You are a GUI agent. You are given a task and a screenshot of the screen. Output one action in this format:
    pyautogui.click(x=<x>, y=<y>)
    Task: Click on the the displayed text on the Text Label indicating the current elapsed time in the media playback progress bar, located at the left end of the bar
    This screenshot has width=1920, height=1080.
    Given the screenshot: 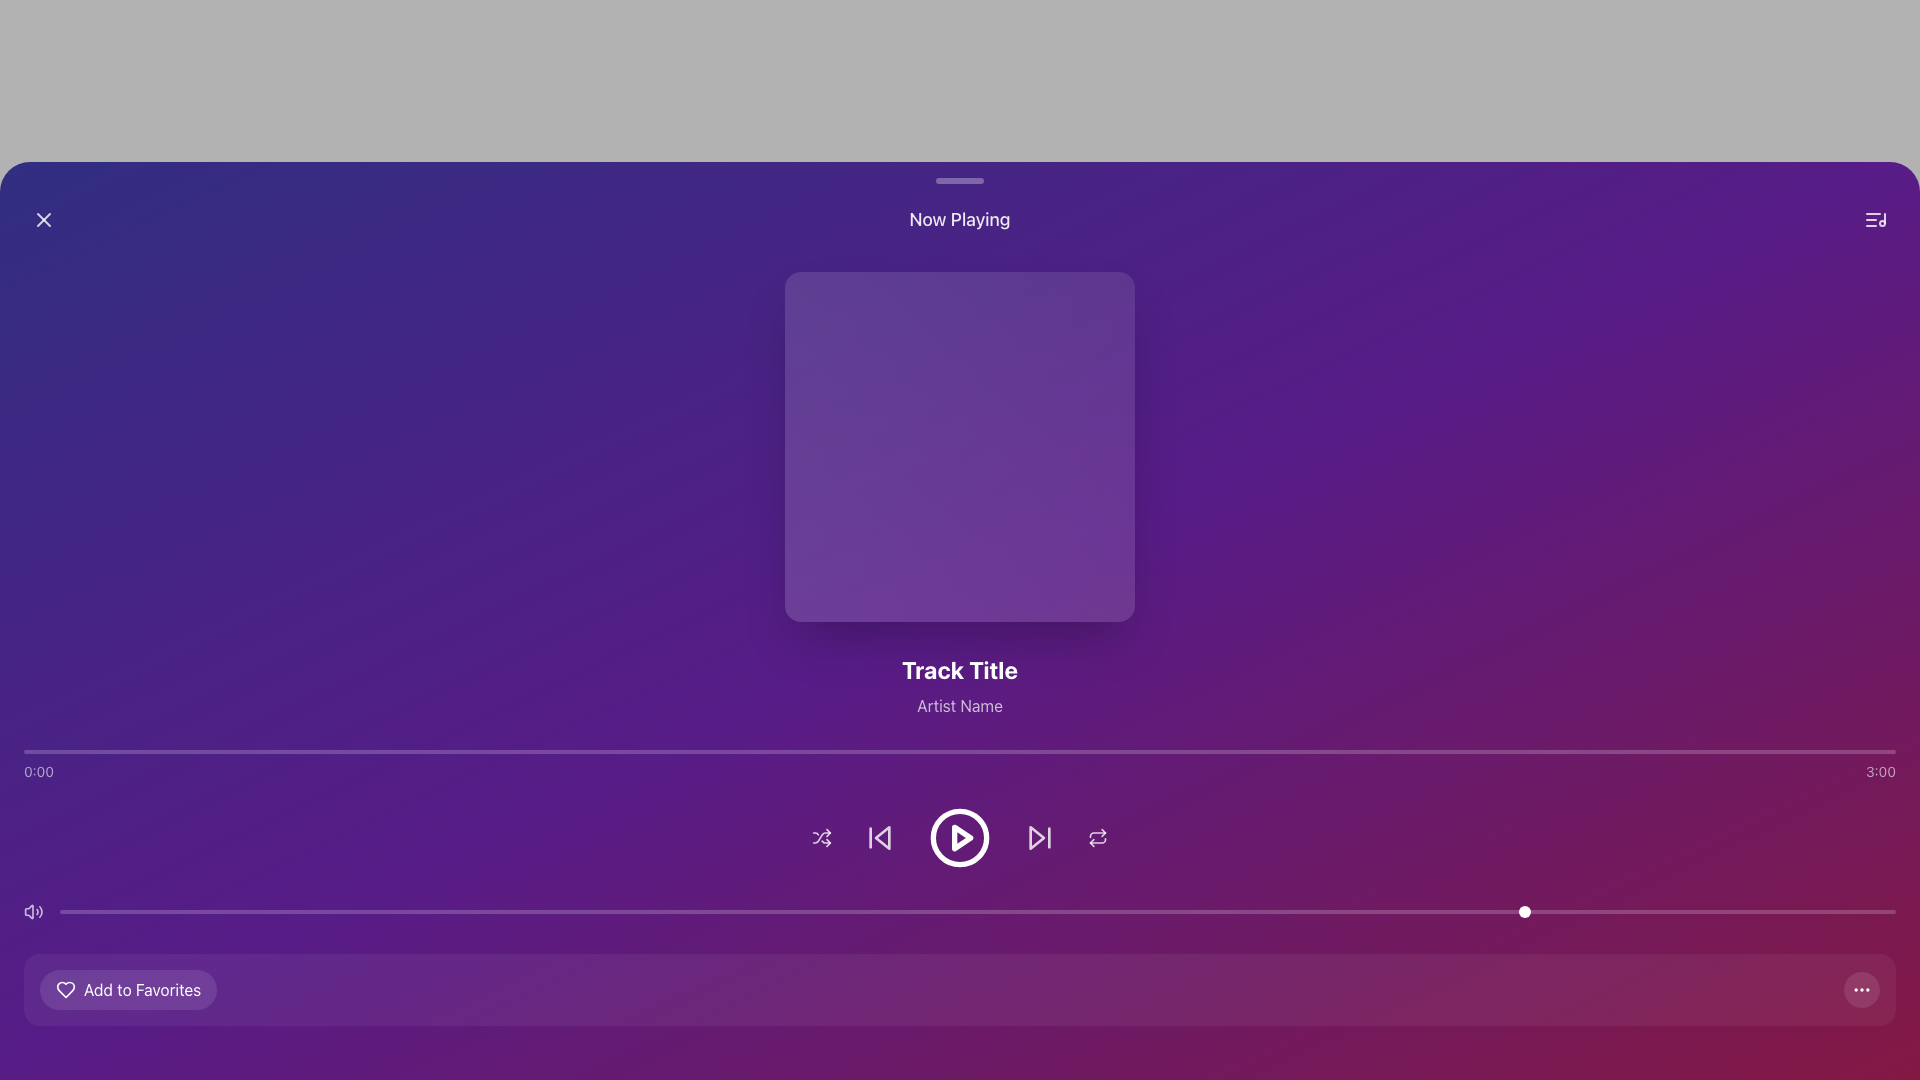 What is the action you would take?
    pyautogui.click(x=38, y=770)
    